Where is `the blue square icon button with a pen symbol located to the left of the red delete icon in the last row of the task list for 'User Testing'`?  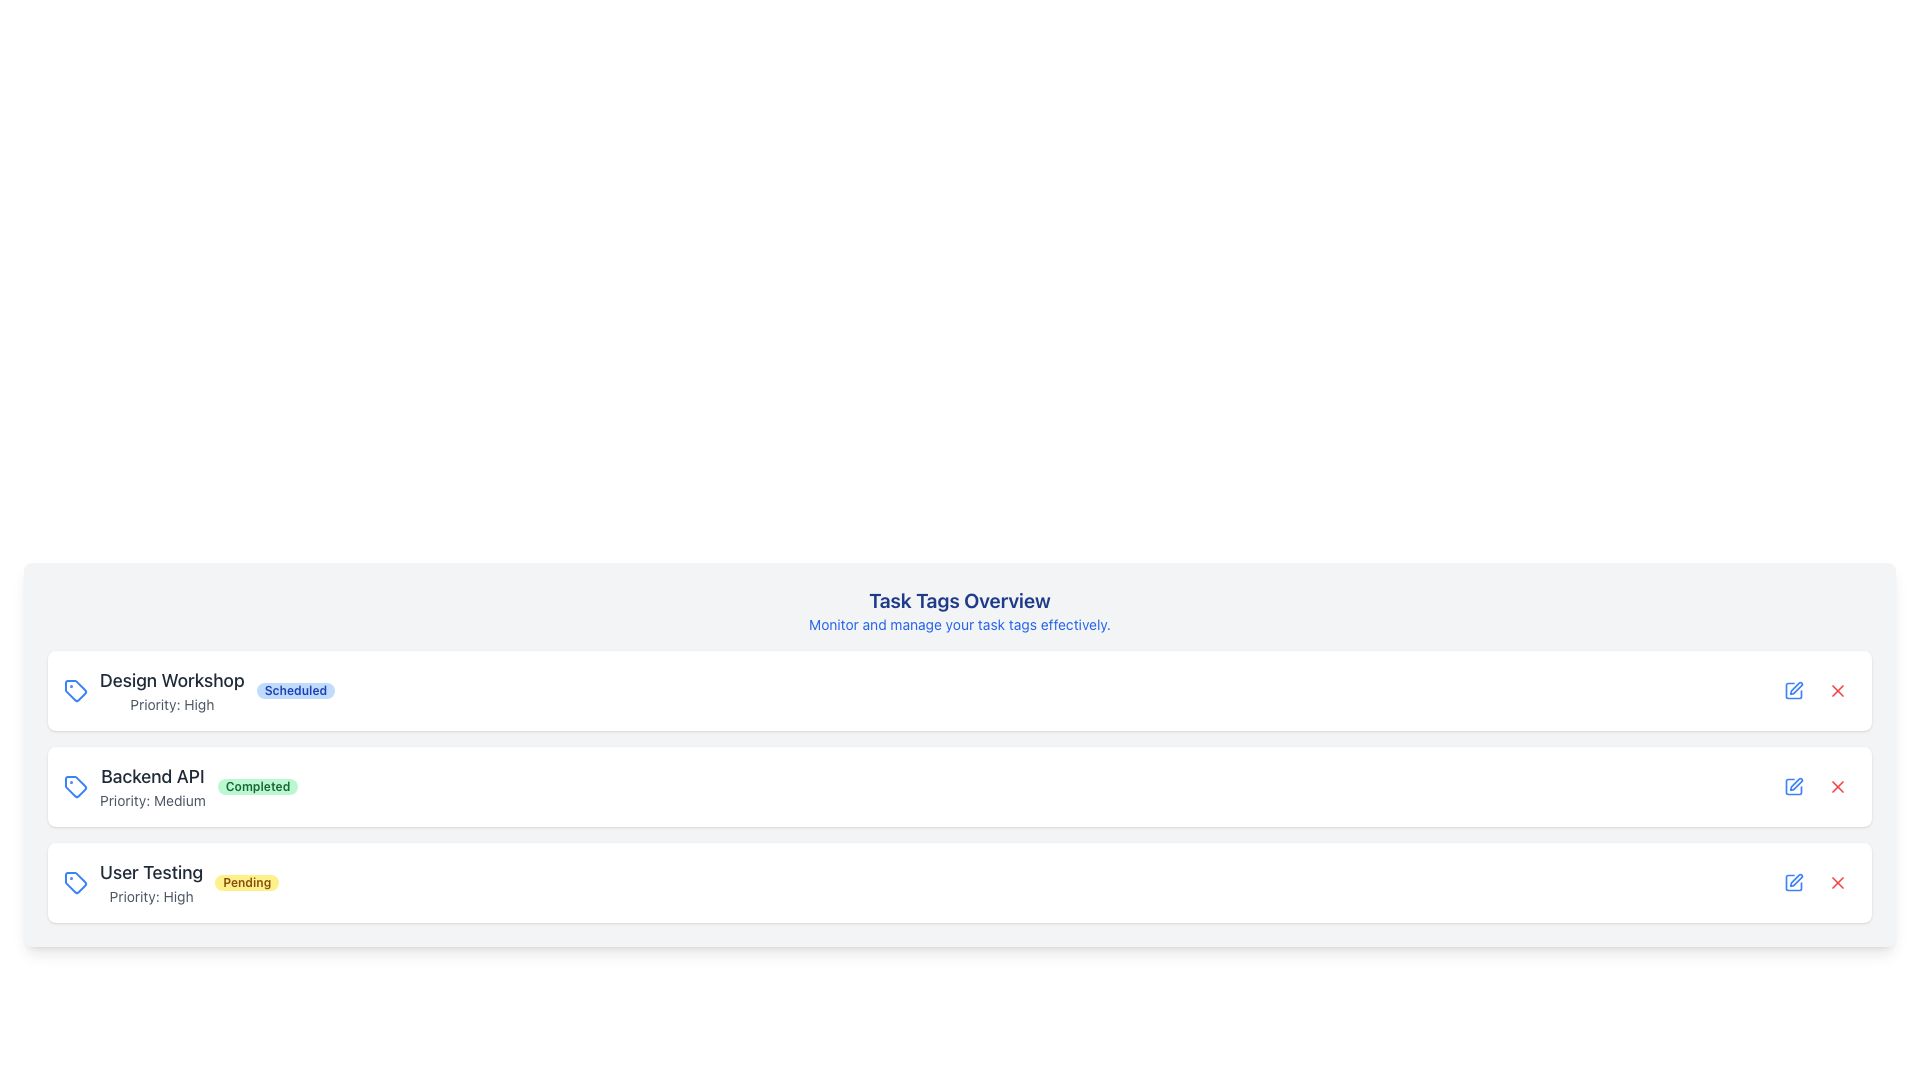 the blue square icon button with a pen symbol located to the left of the red delete icon in the last row of the task list for 'User Testing' is located at coordinates (1794, 882).